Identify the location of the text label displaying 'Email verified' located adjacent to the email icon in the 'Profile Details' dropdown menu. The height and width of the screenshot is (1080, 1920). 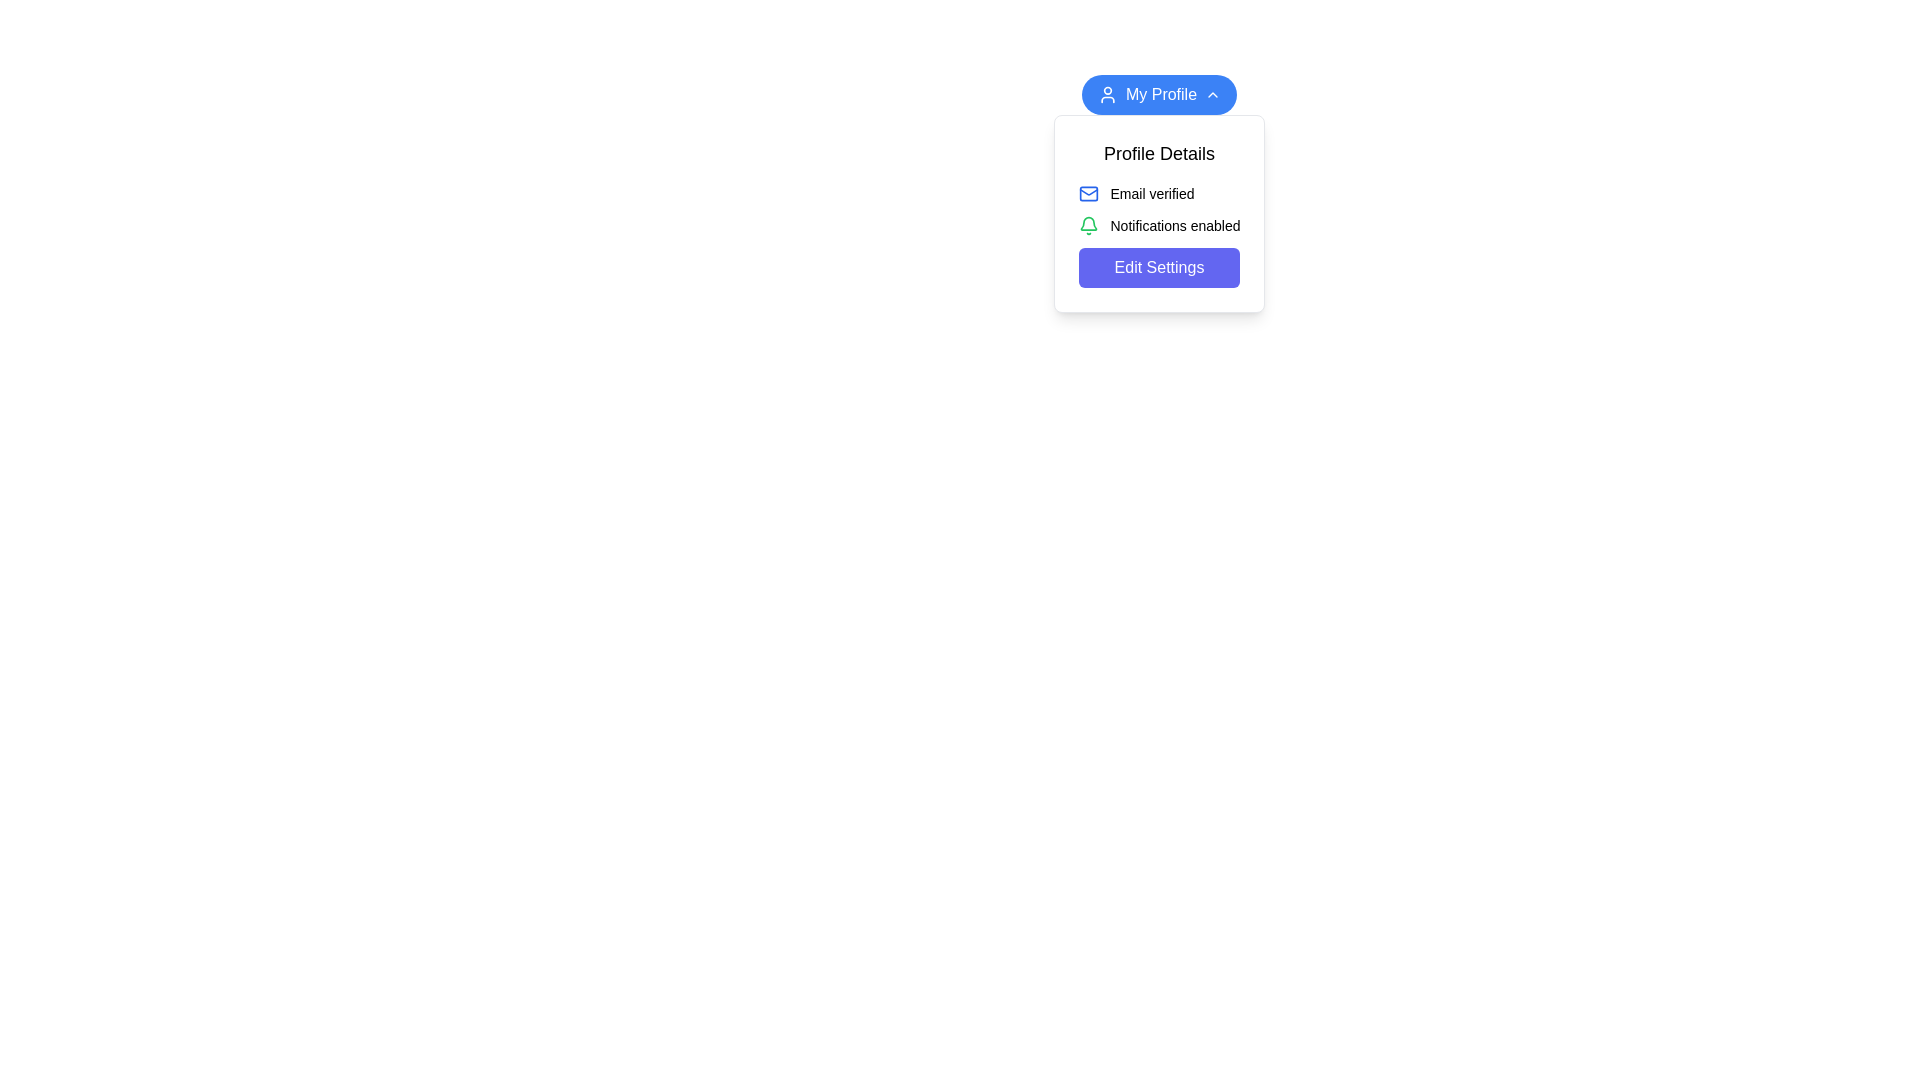
(1152, 193).